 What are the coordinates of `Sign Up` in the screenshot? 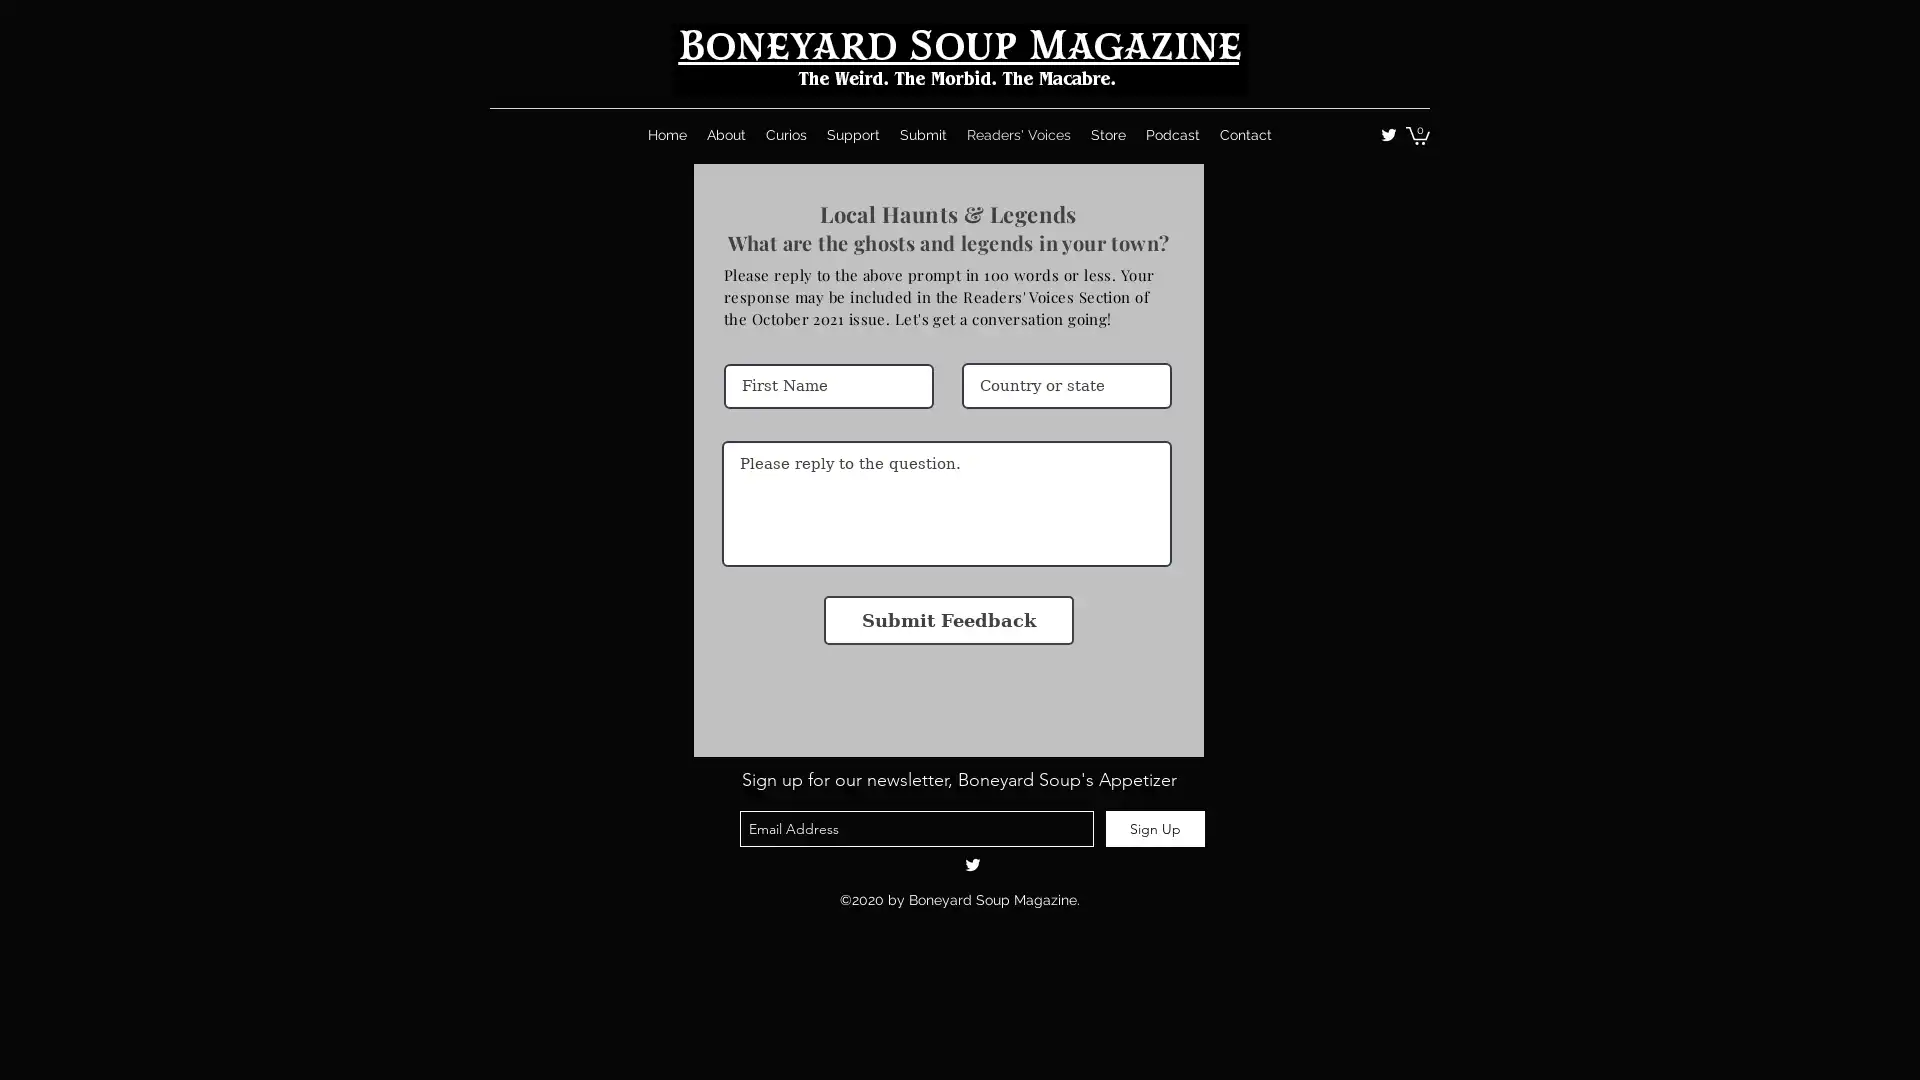 It's located at (1155, 829).